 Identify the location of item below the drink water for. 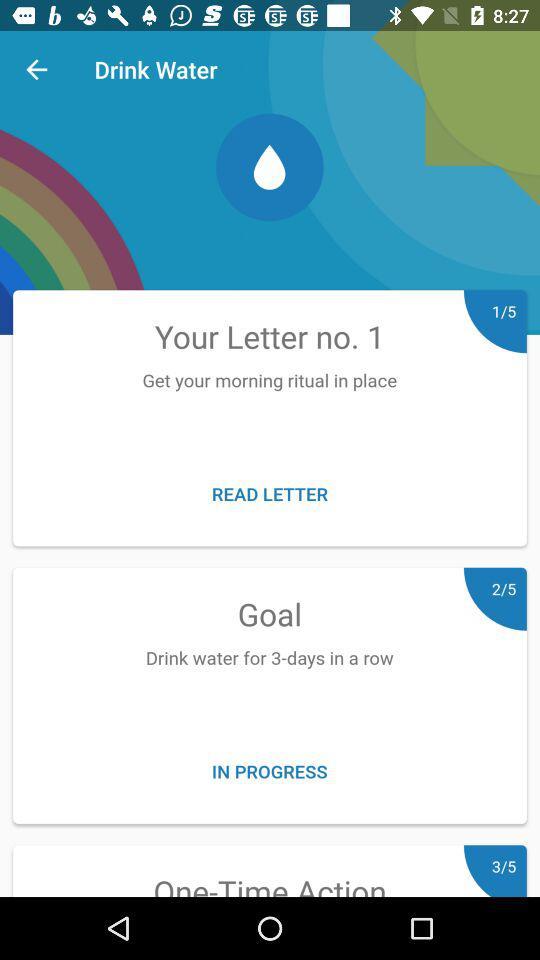
(269, 770).